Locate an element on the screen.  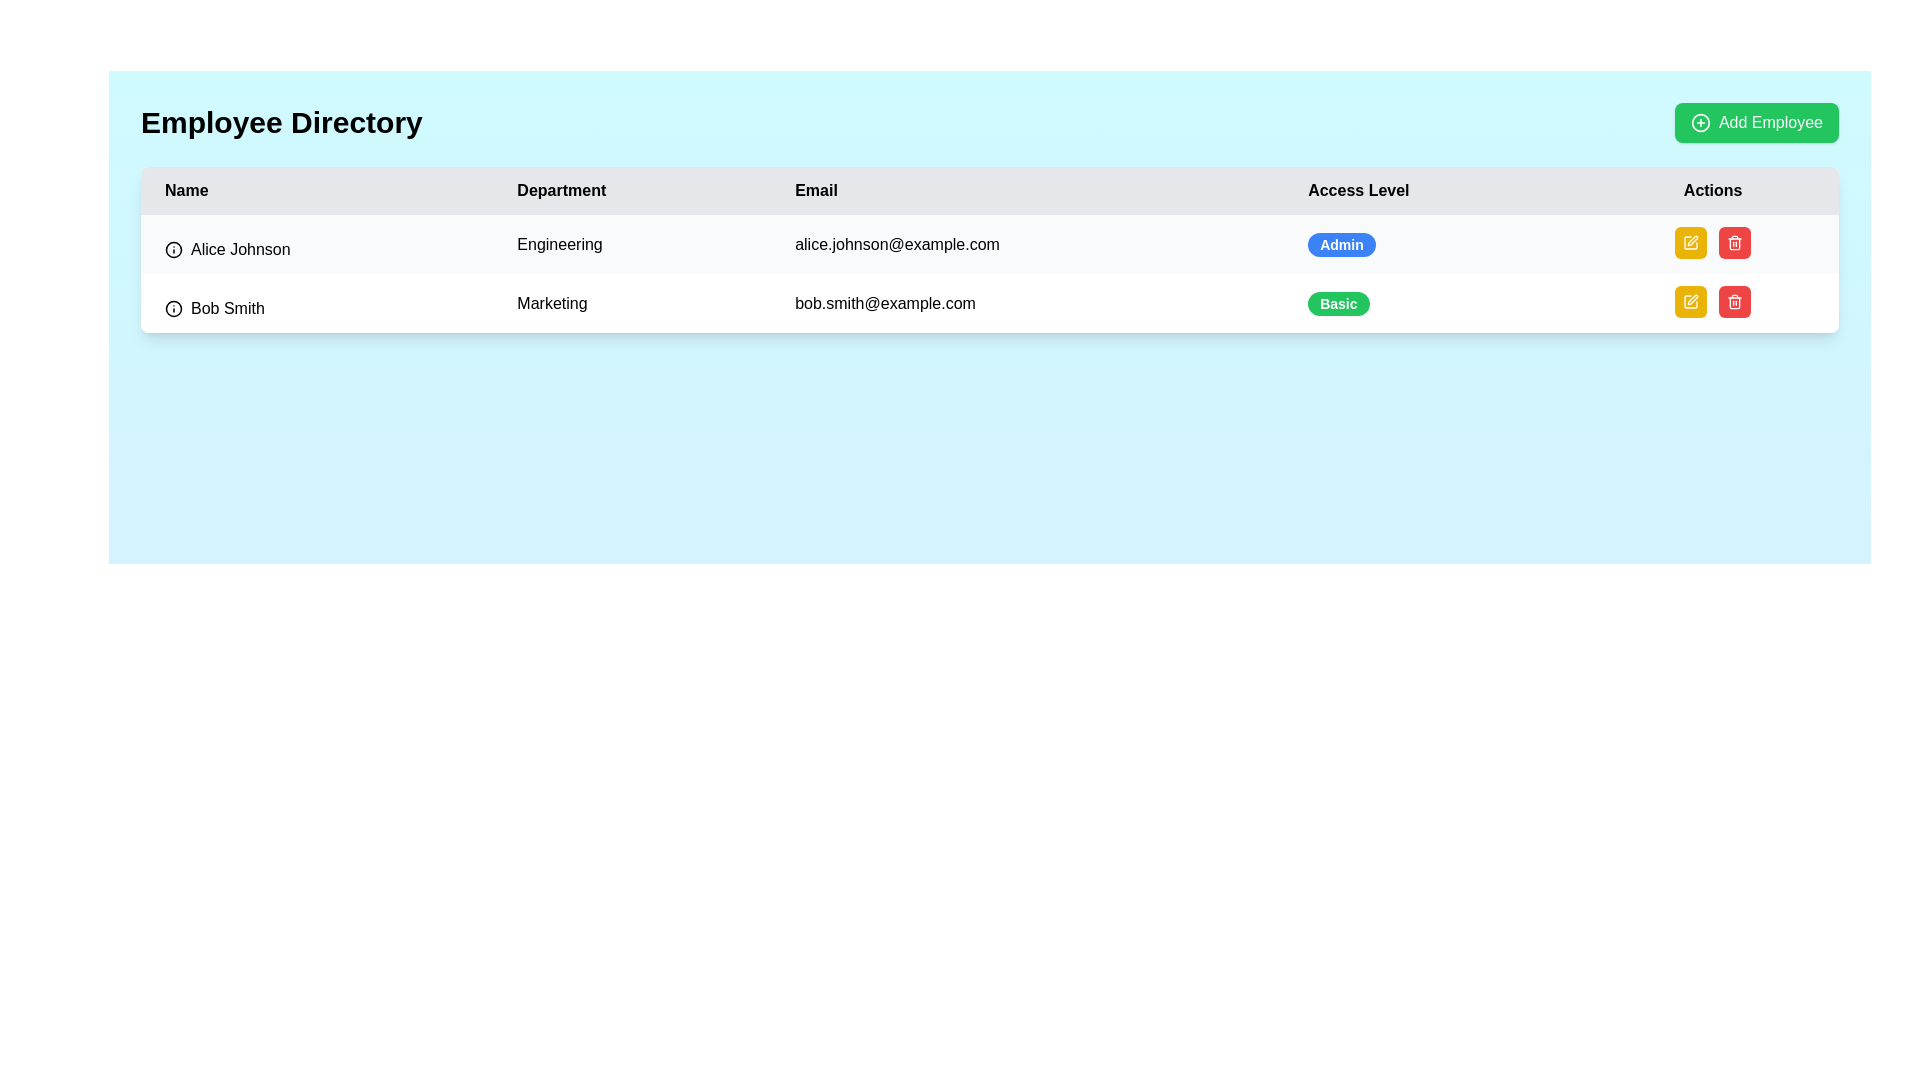
the 'Access Level' label indicating the permissions for 'Bob Smith' in the second row of the employee directory table is located at coordinates (1338, 303).